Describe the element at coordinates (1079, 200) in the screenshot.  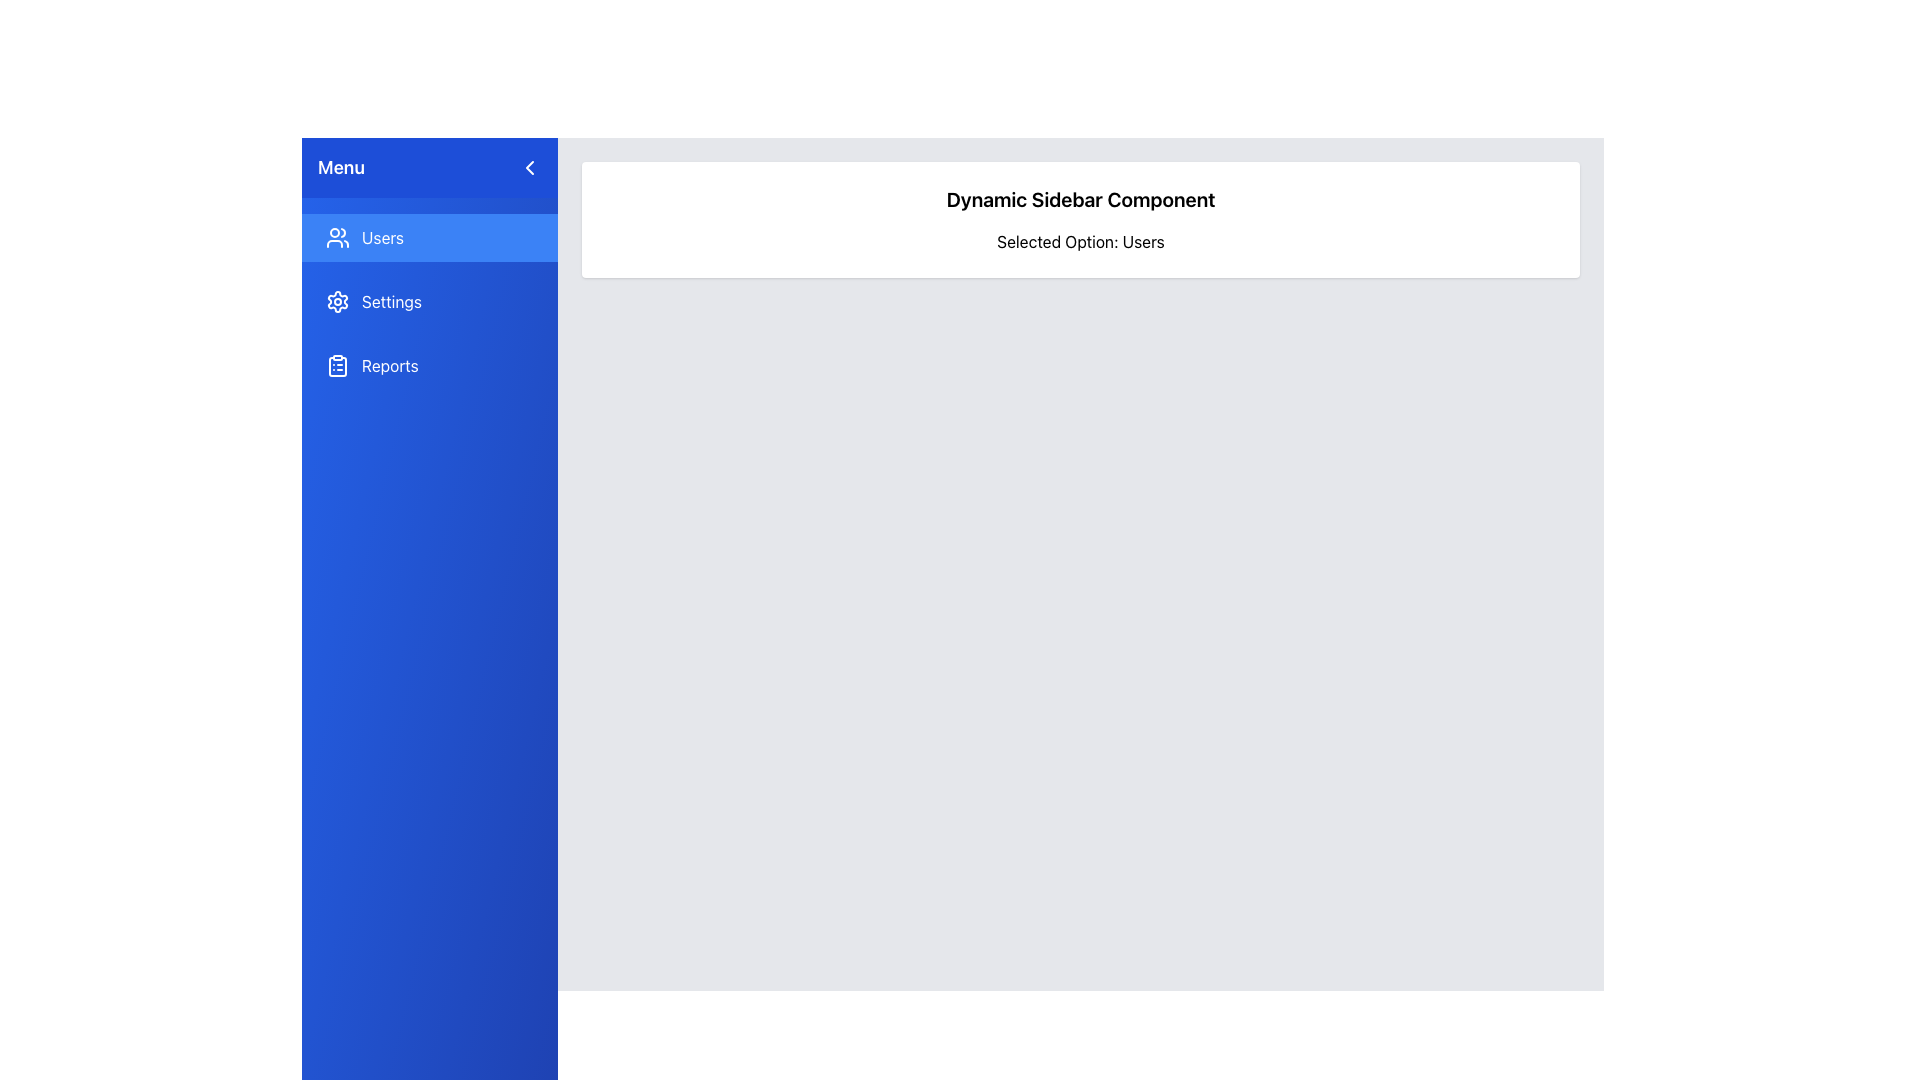
I see `the 'Dynamic Sidebar Component' text header, which is styled in bold and large font, centered within a white background with rounded corners` at that location.